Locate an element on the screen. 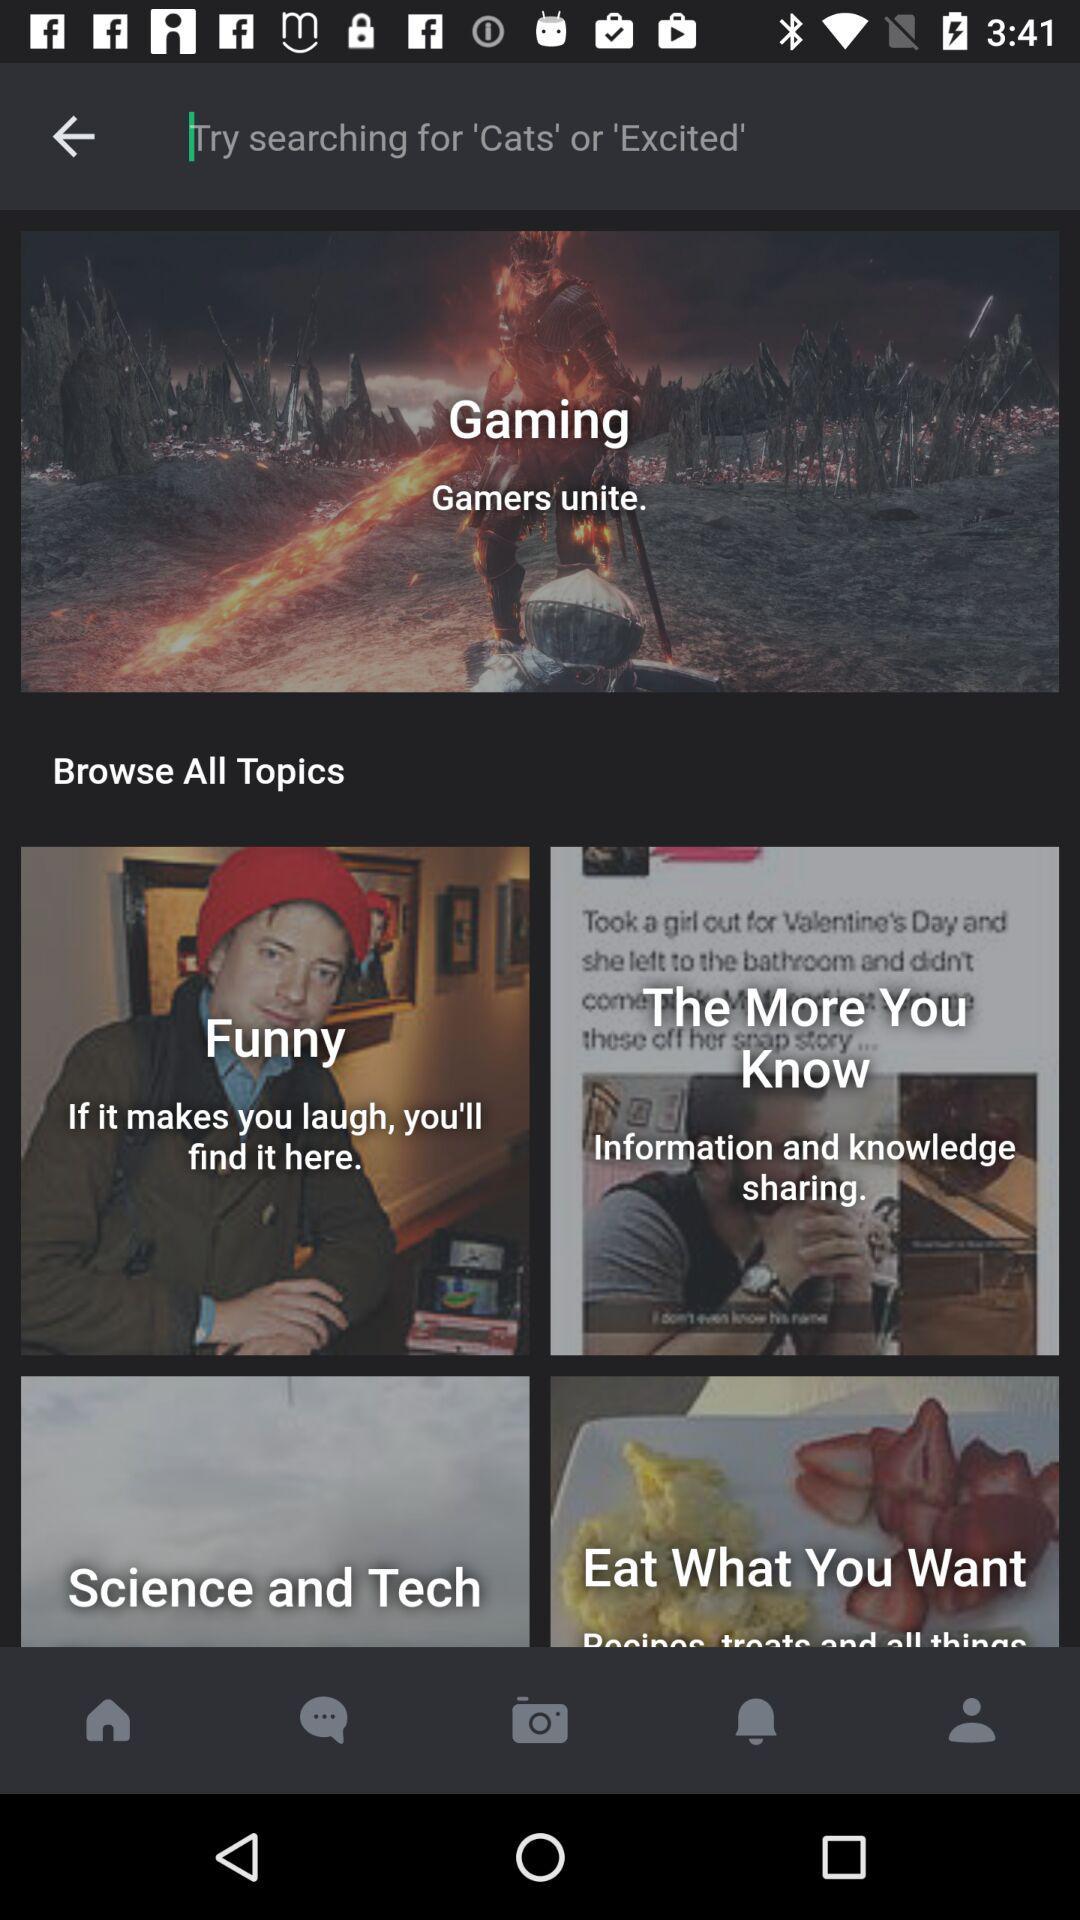  search item is located at coordinates (612, 135).